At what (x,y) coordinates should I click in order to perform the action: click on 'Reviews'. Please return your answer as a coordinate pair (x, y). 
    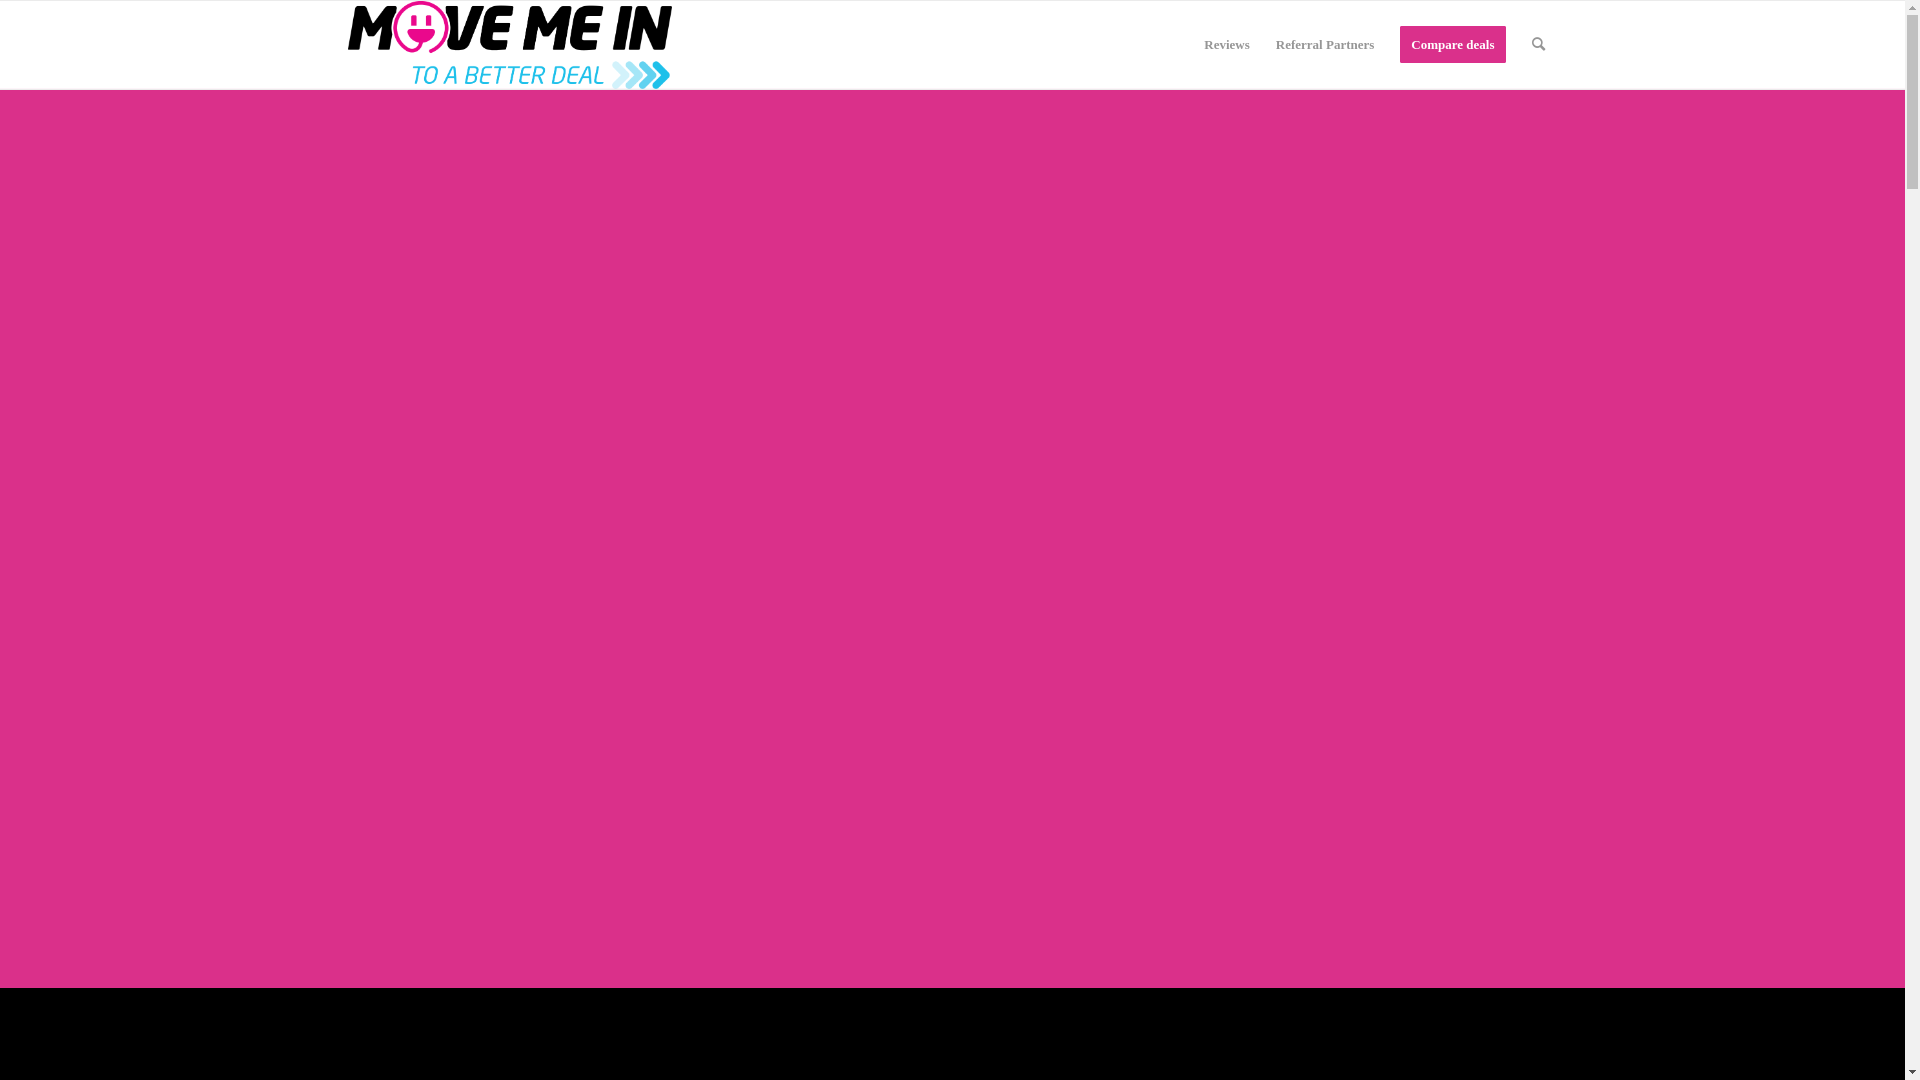
    Looking at the image, I should click on (1226, 45).